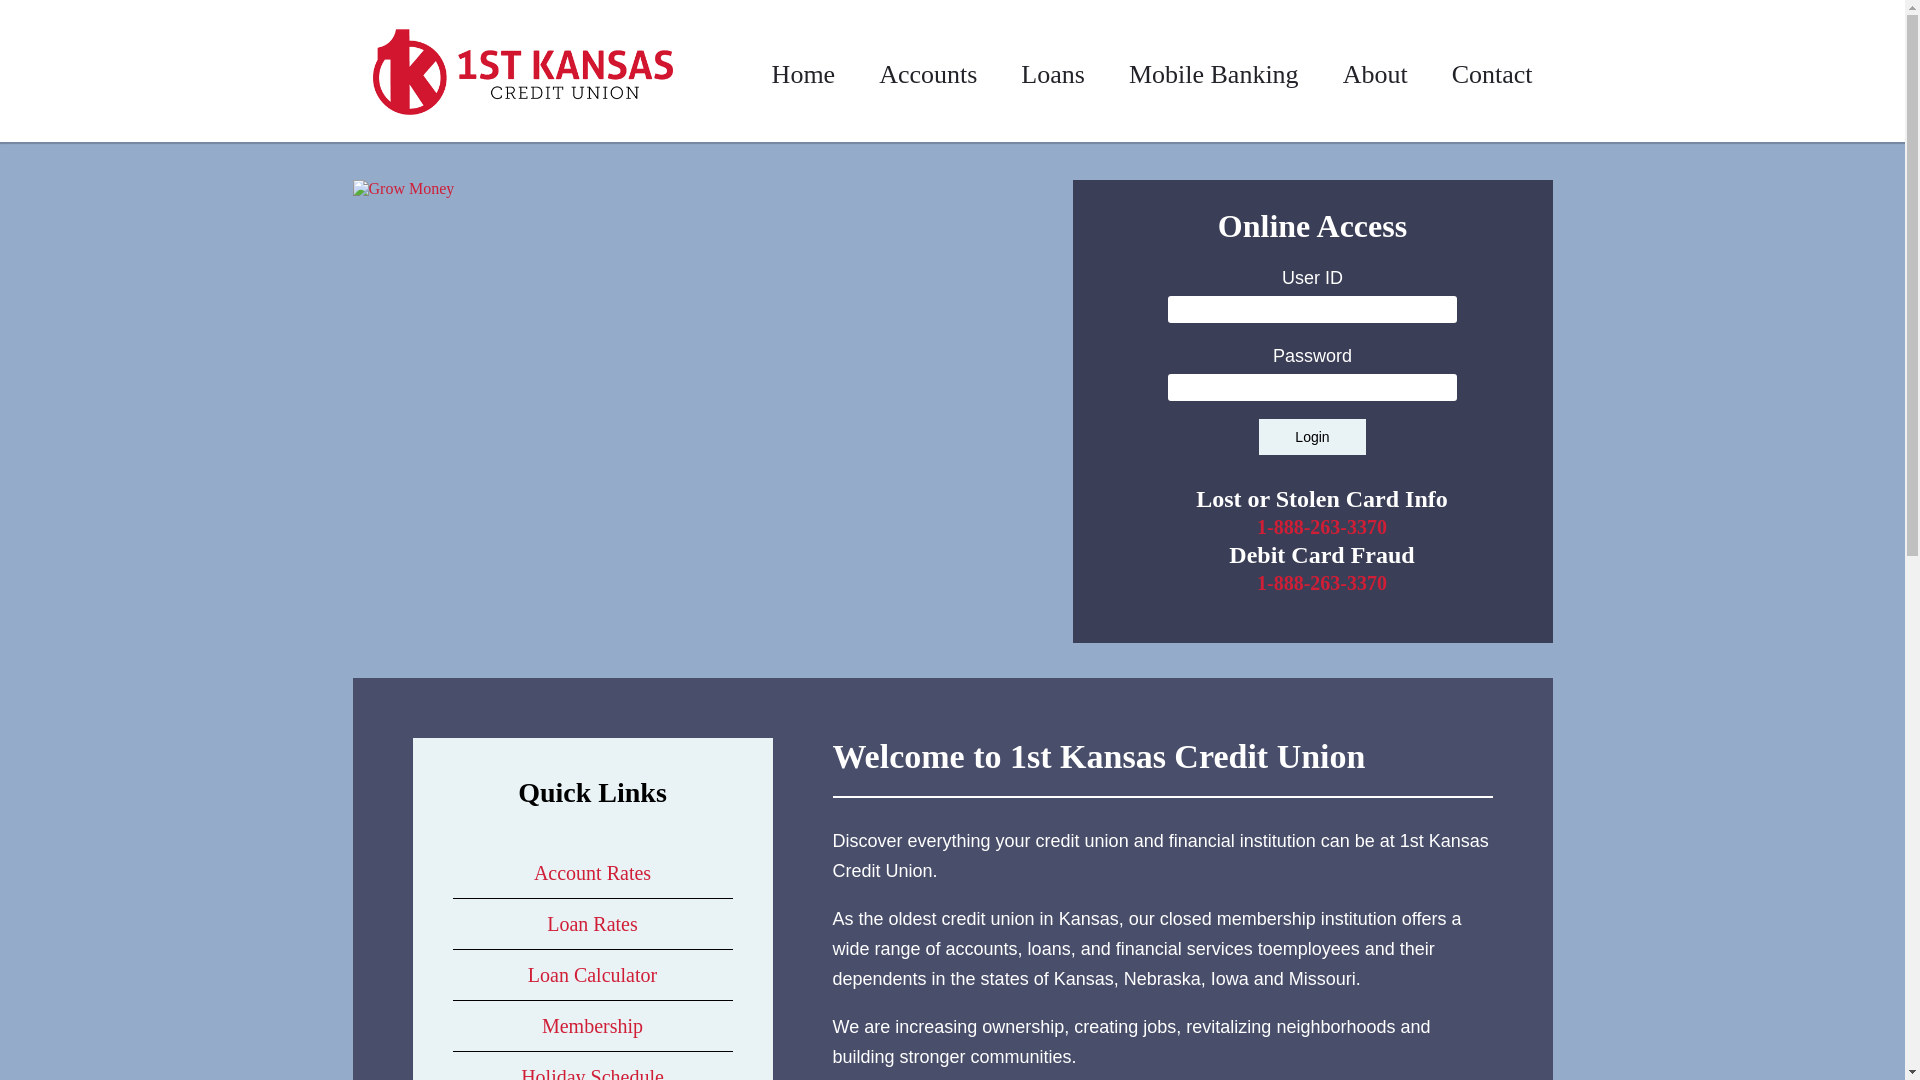  What do you see at coordinates (591, 1026) in the screenshot?
I see `'Membership'` at bounding box center [591, 1026].